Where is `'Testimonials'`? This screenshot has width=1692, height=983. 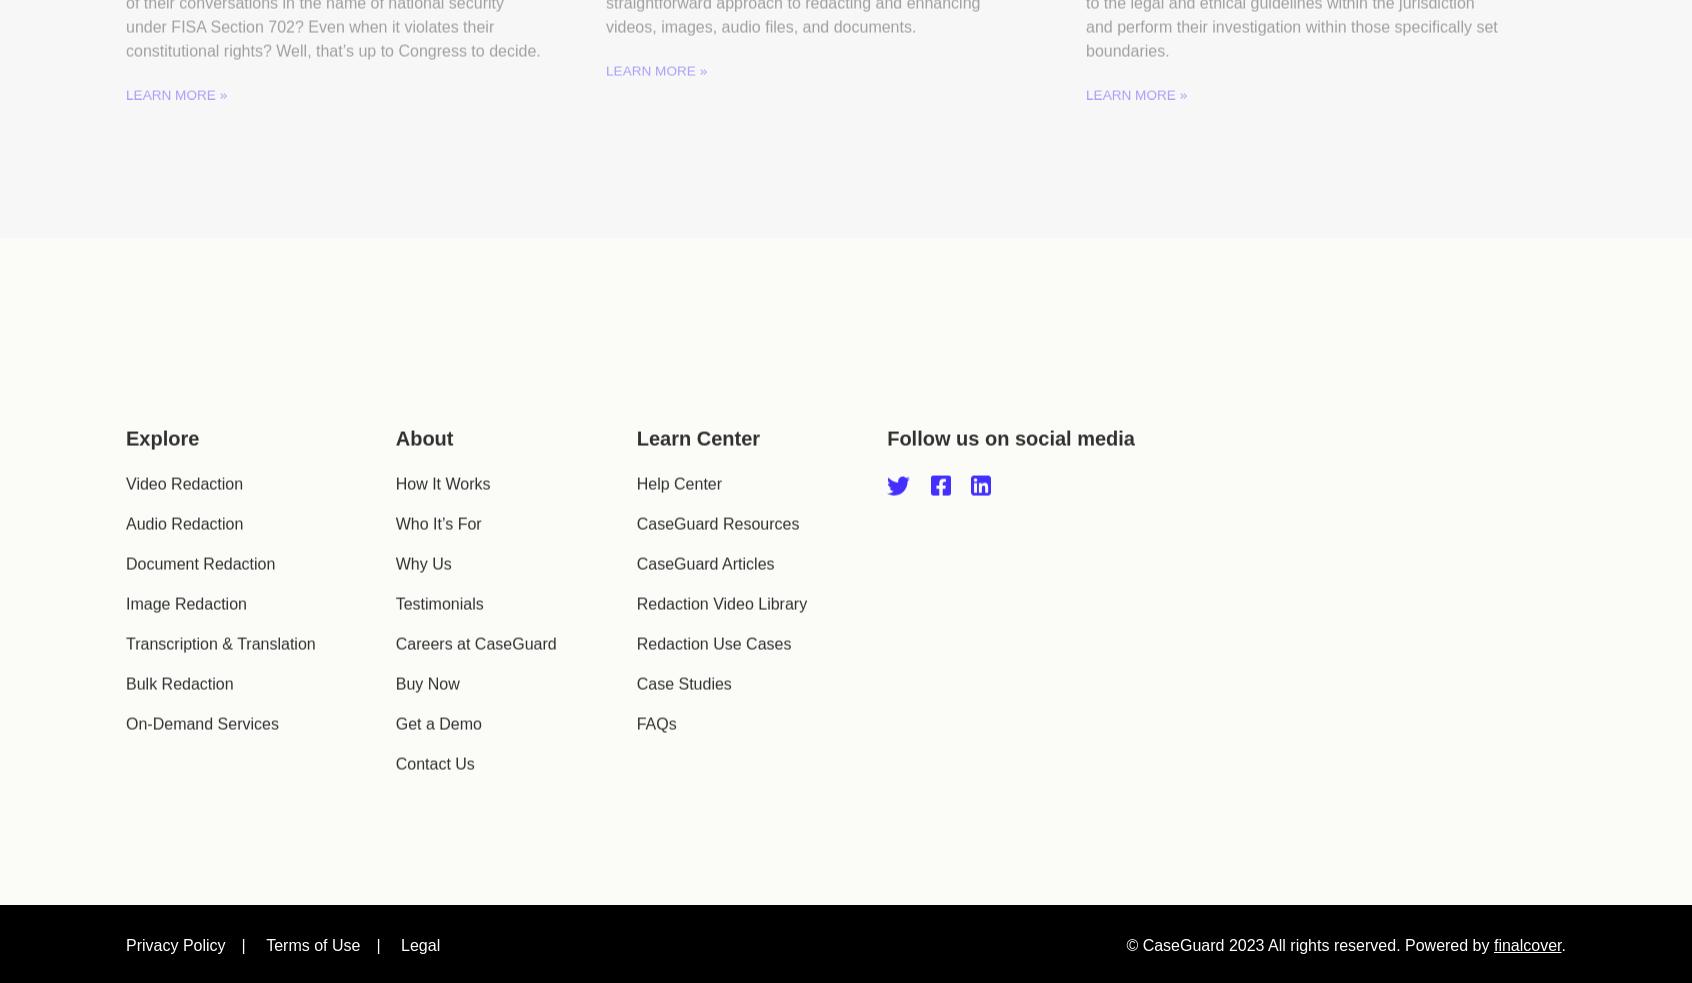 'Testimonials' is located at coordinates (438, 631).